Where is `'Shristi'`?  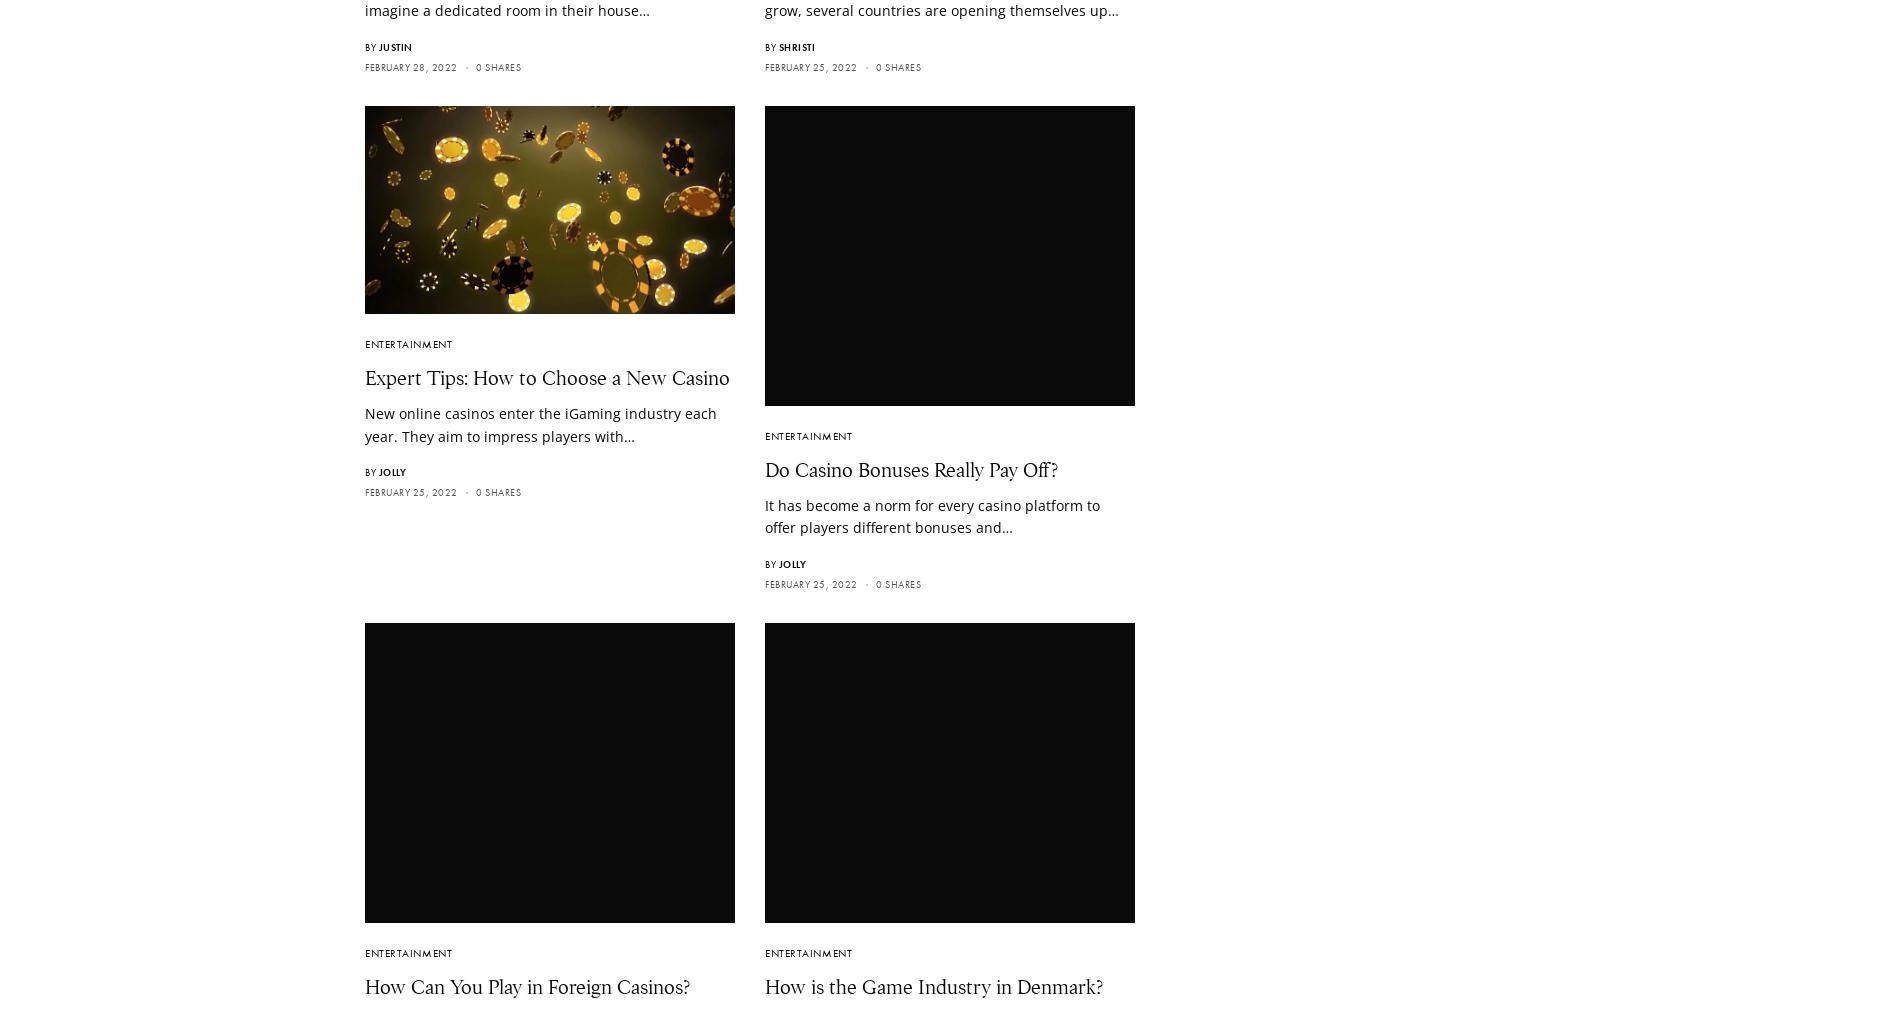
'Shristi' is located at coordinates (777, 45).